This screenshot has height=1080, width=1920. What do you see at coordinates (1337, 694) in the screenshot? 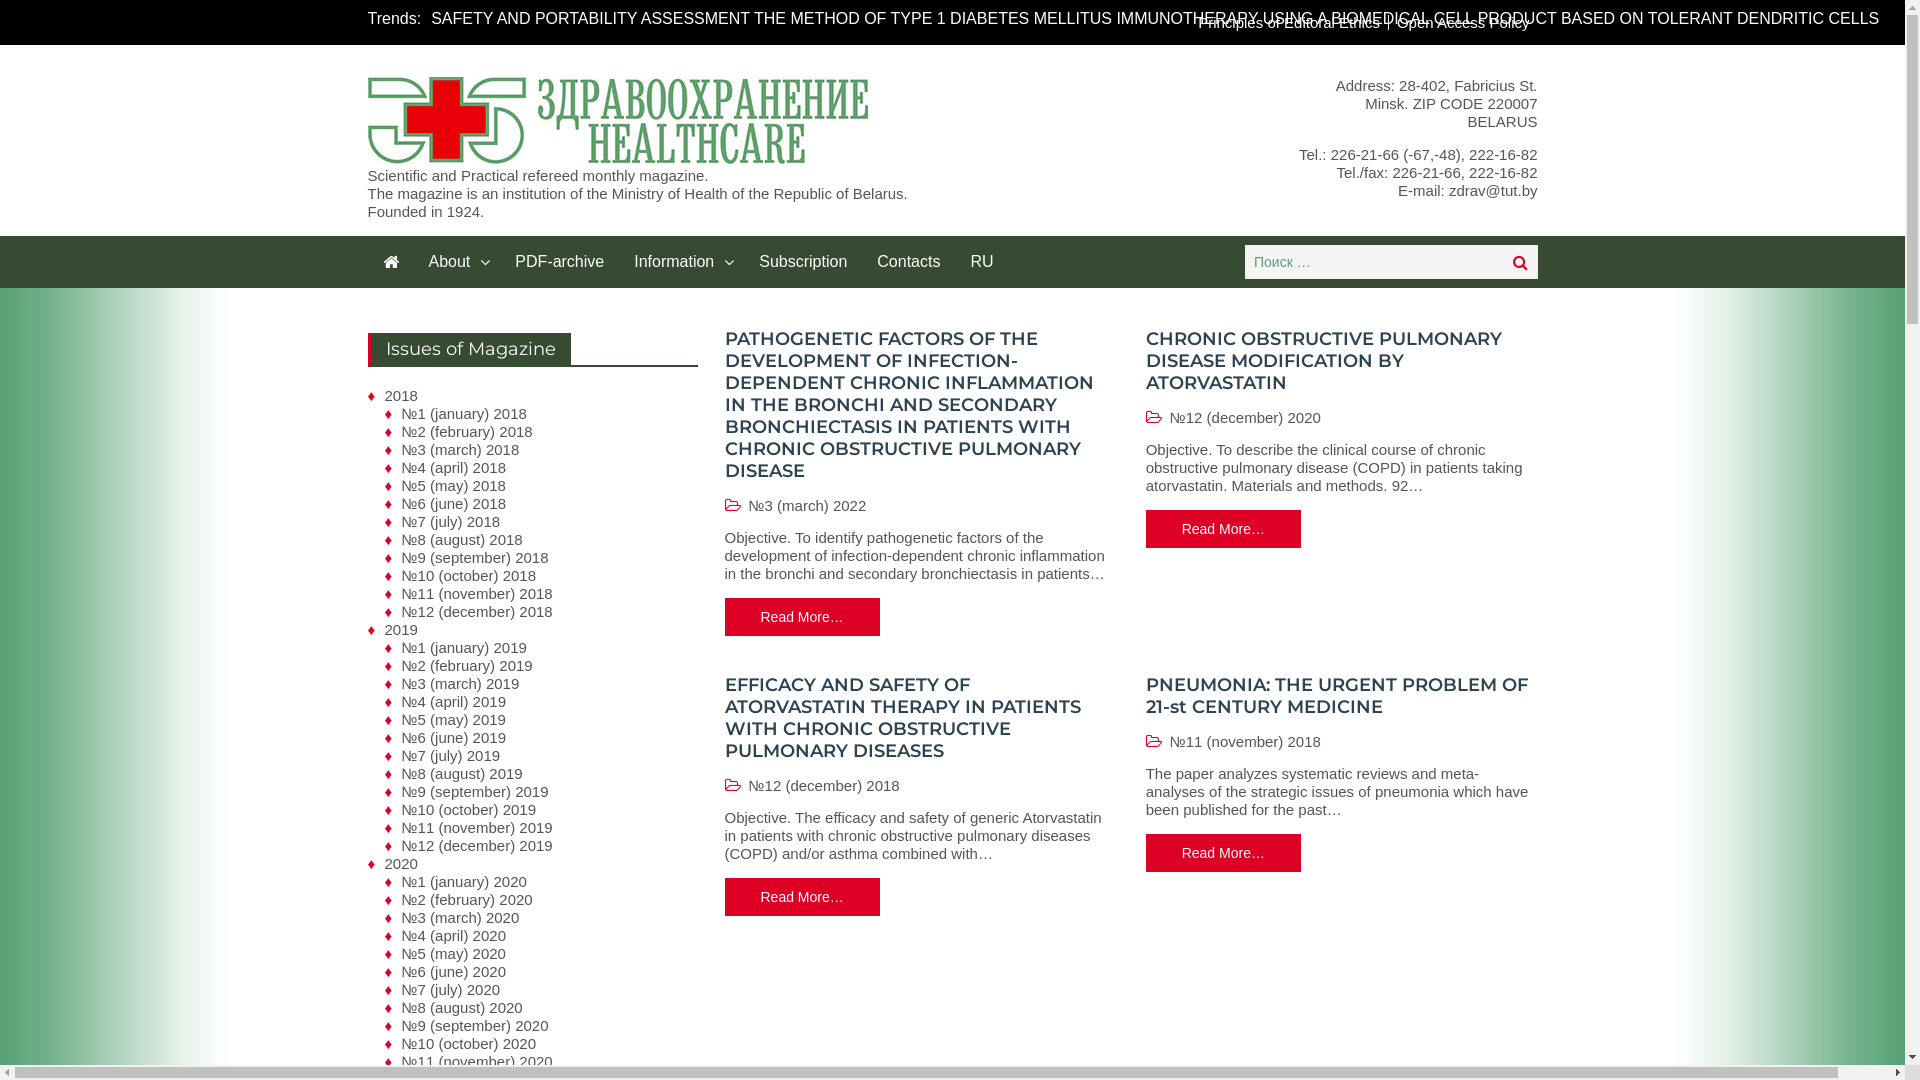
I see `'PNEUMONIA: THE URGENT PROBLEM OF 21-st CENTURY MEDICINE'` at bounding box center [1337, 694].